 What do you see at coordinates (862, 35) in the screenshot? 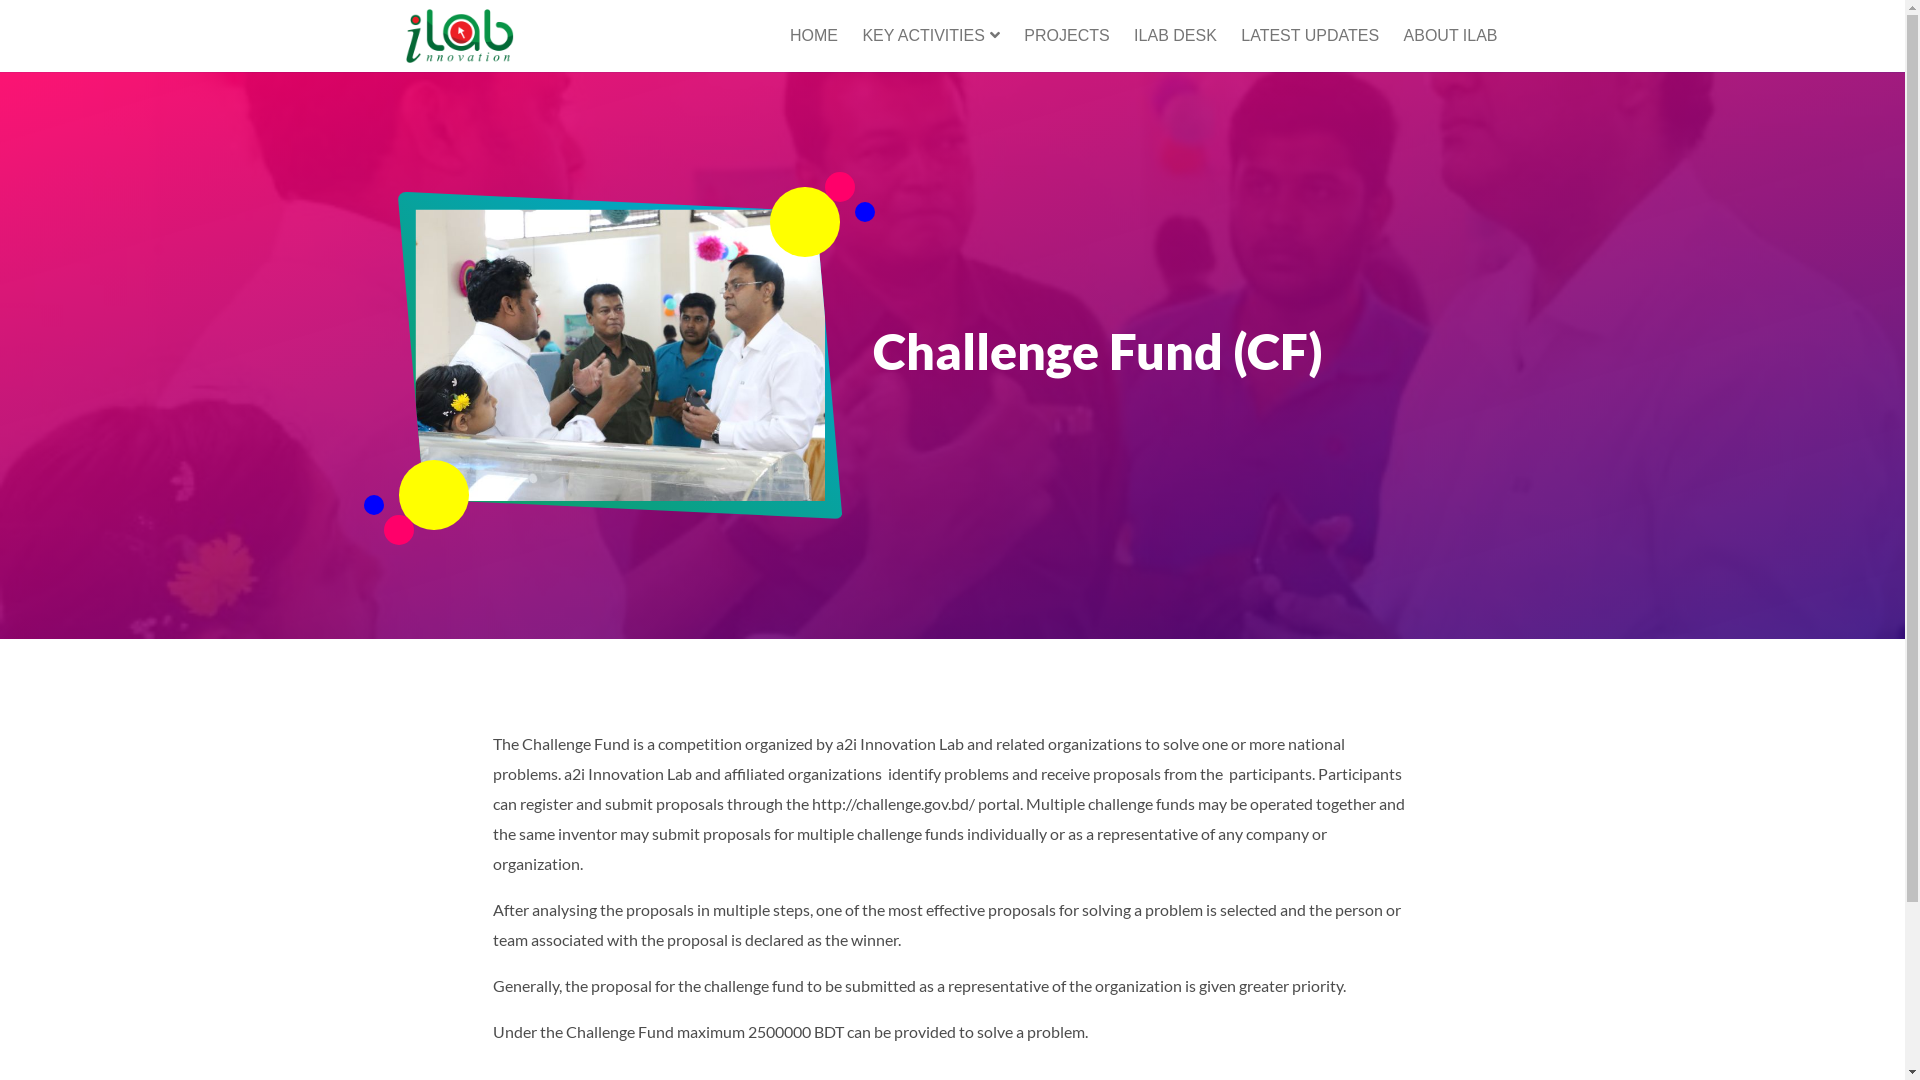
I see `'KEY ACTIVITIES'` at bounding box center [862, 35].